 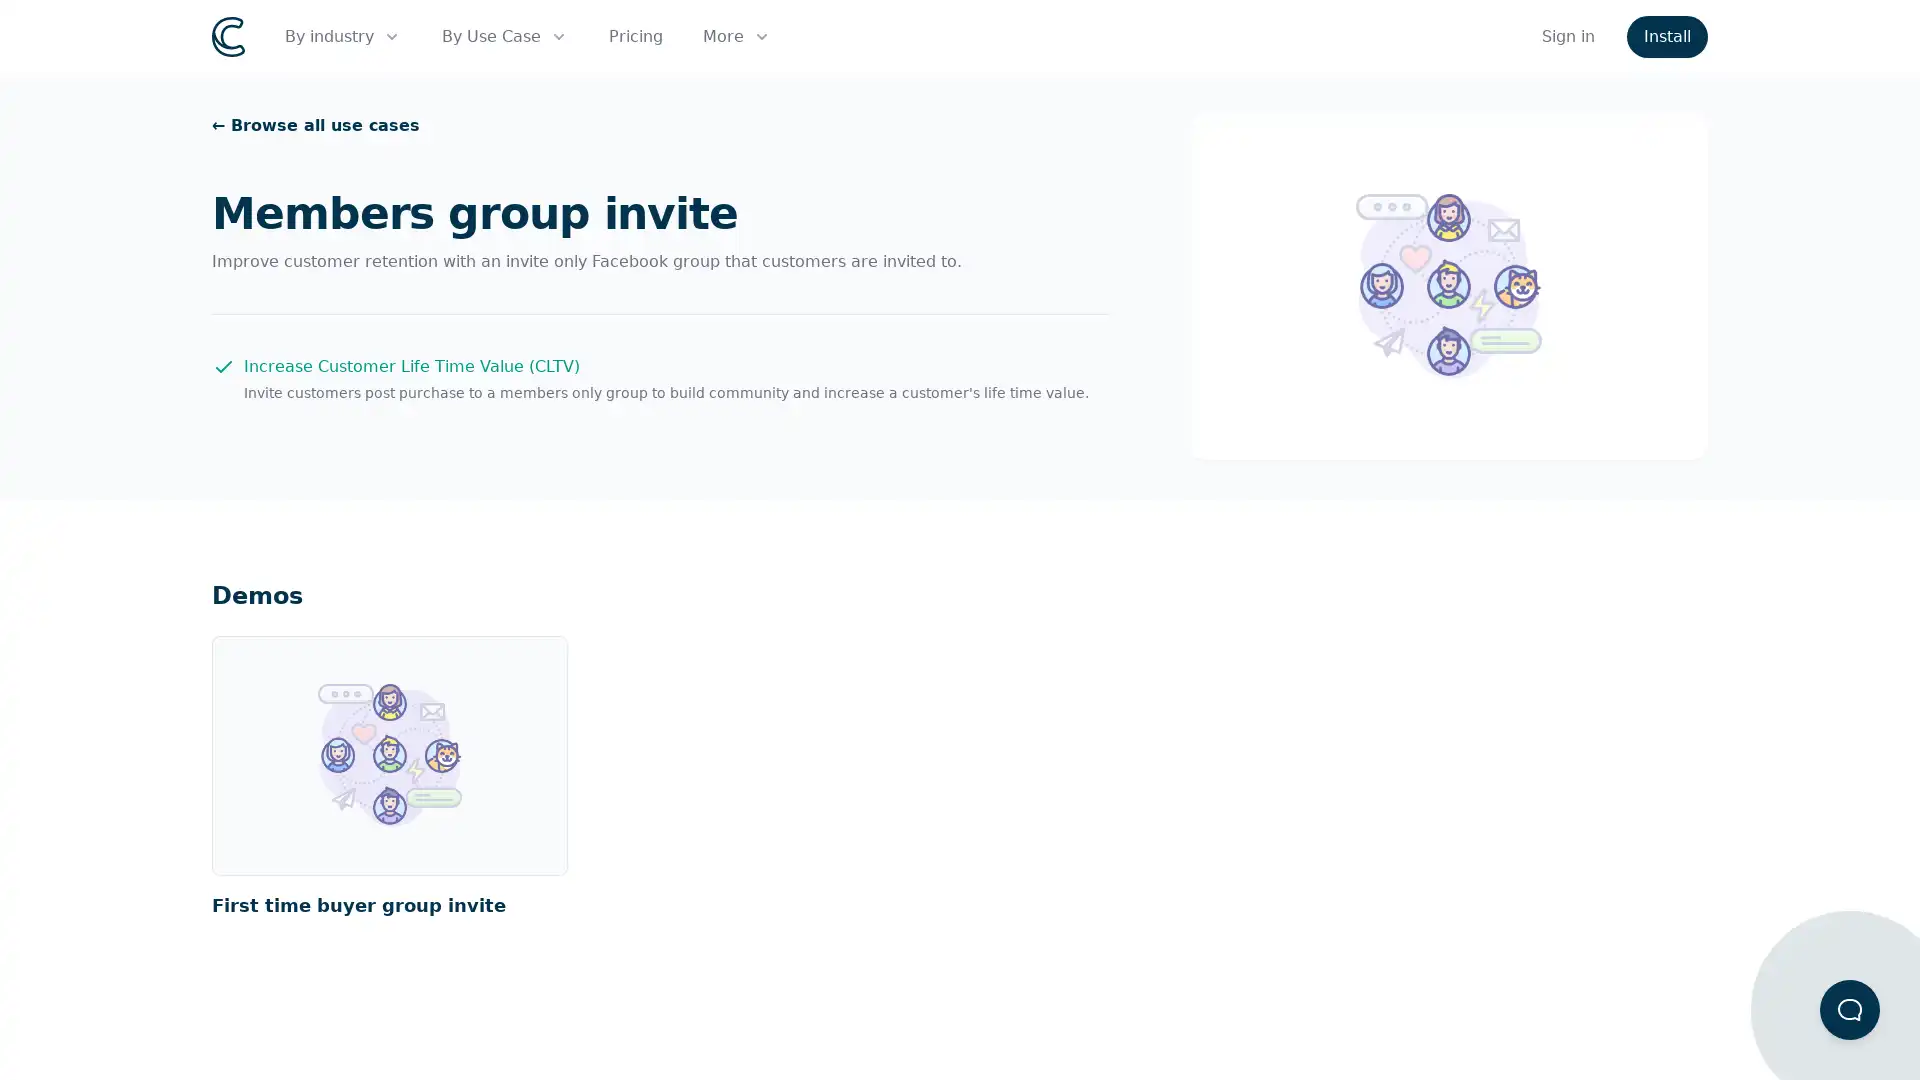 What do you see at coordinates (505, 37) in the screenshot?
I see `By Use Case` at bounding box center [505, 37].